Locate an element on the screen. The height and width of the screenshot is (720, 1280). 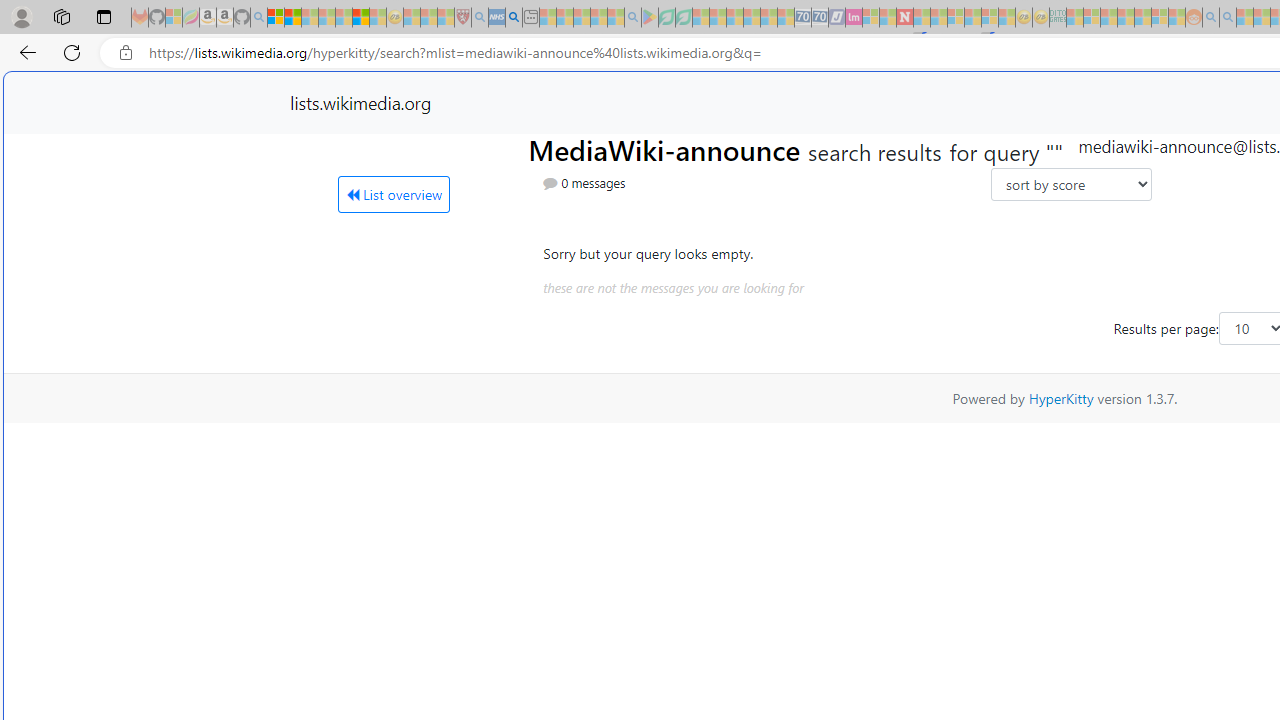
'google - Search - Sleeping' is located at coordinates (631, 17).